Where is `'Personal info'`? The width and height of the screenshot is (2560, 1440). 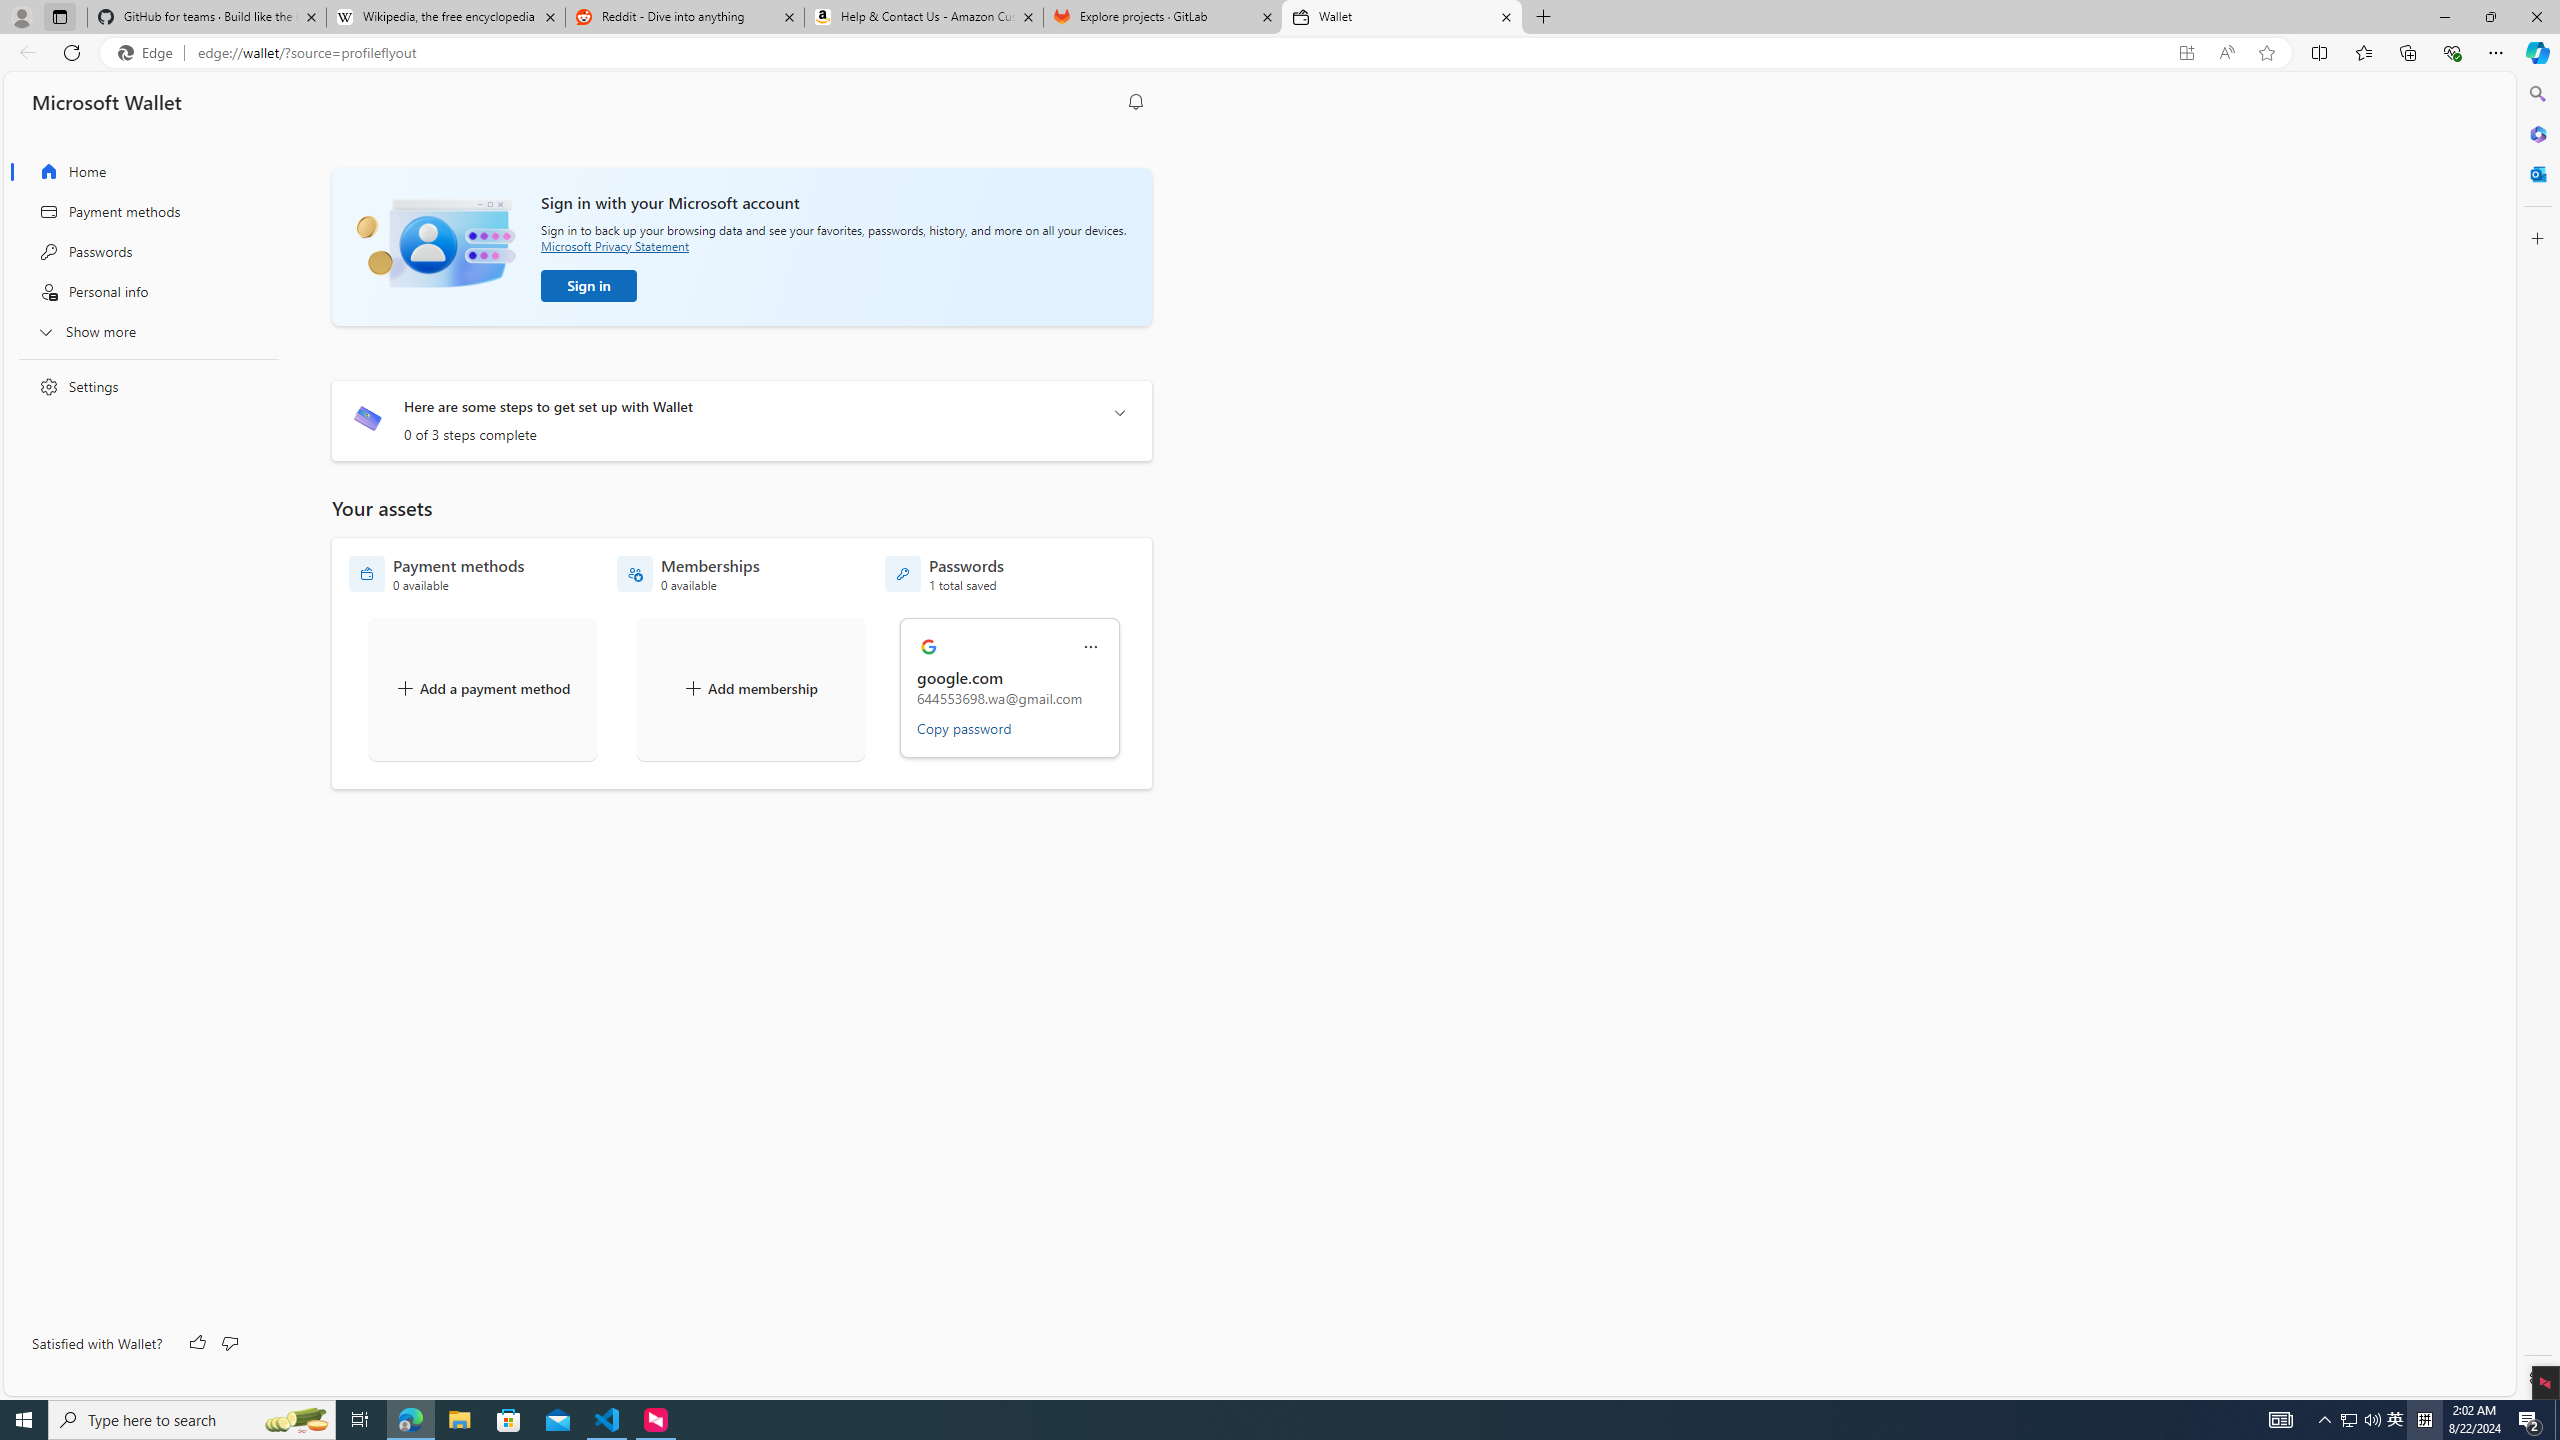
'Personal info' is located at coordinates (142, 291).